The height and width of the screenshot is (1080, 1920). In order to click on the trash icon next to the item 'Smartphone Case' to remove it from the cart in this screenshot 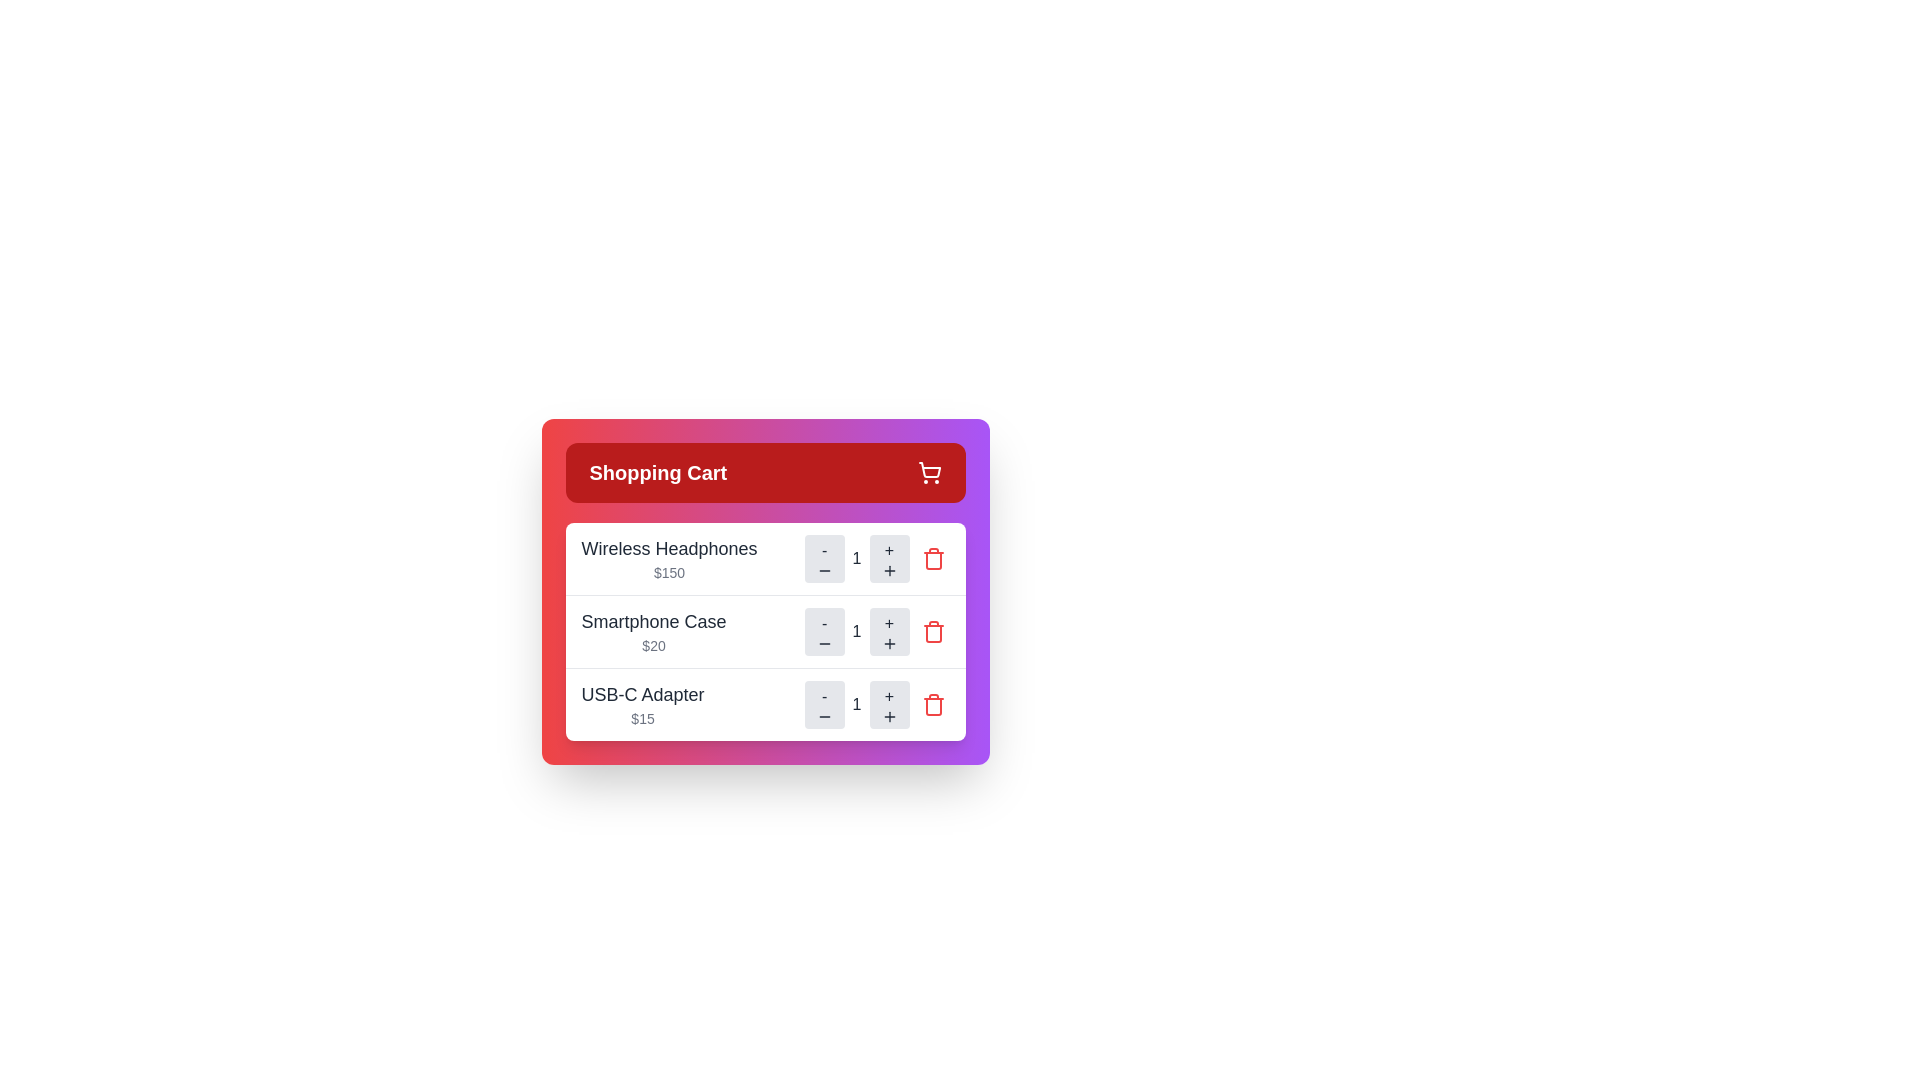, I will do `click(932, 632)`.